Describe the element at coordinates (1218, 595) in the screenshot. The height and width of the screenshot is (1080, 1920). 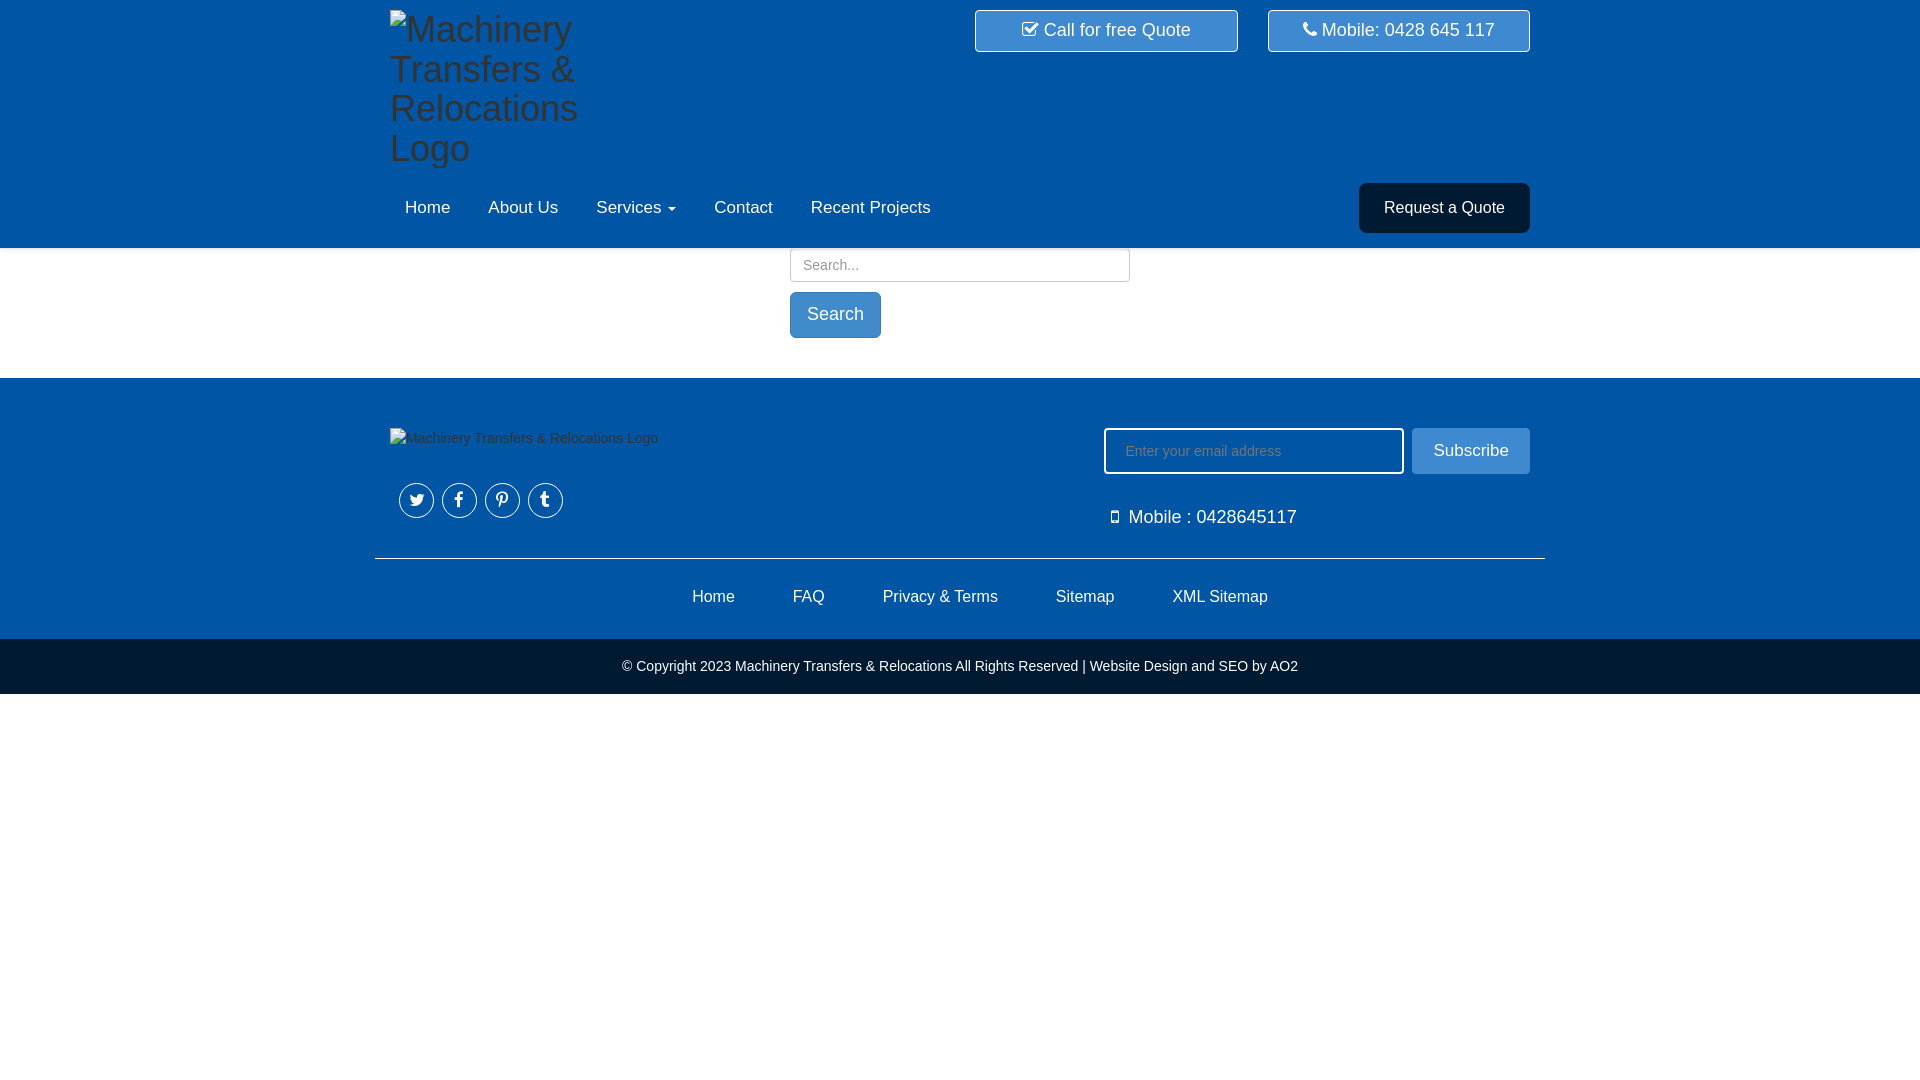
I see `'XML Sitemap'` at that location.